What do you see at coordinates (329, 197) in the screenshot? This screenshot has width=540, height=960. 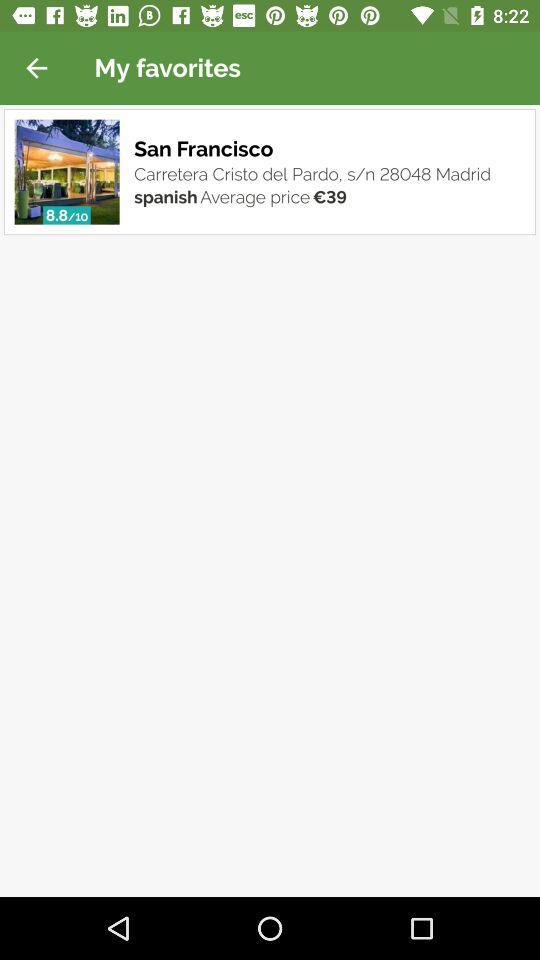 I see `the item below carretera cristo del` at bounding box center [329, 197].